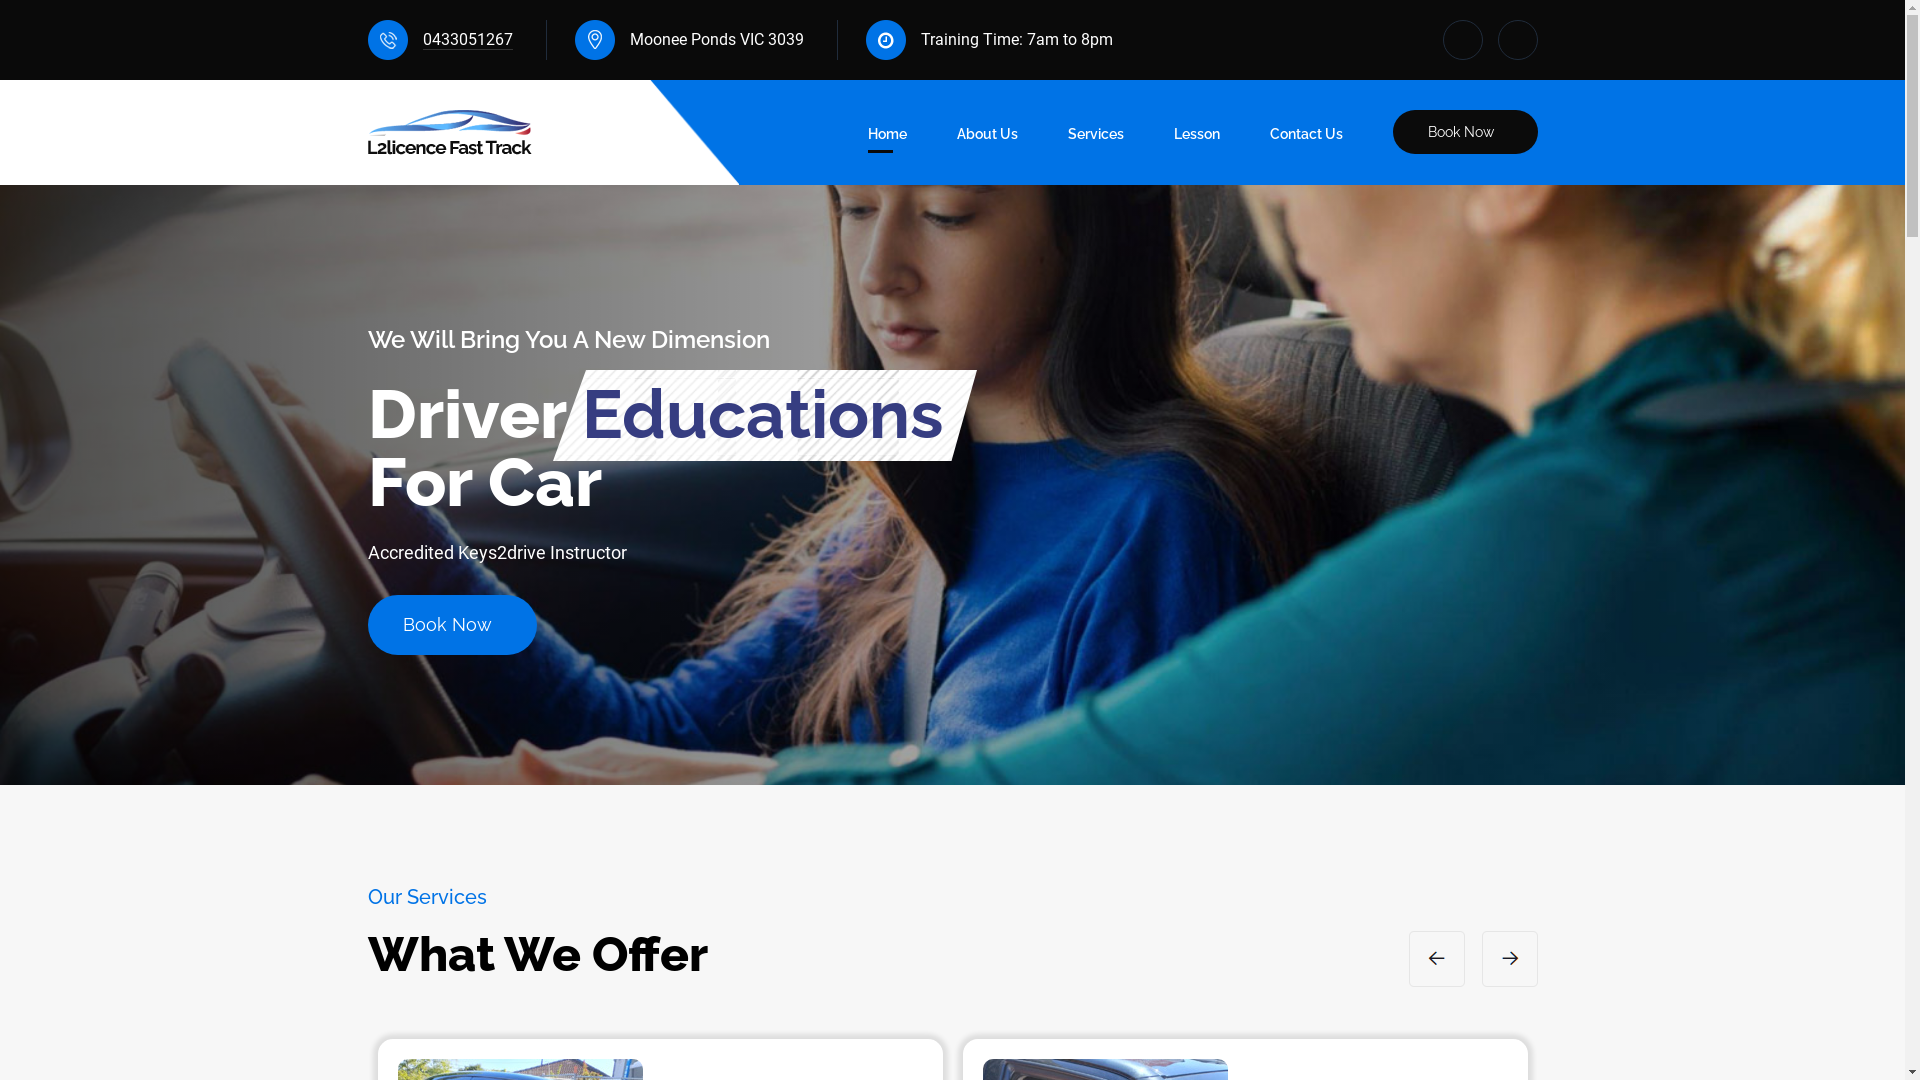 This screenshot has width=1920, height=1080. Describe the element at coordinates (465, 39) in the screenshot. I see `'0433051267'` at that location.